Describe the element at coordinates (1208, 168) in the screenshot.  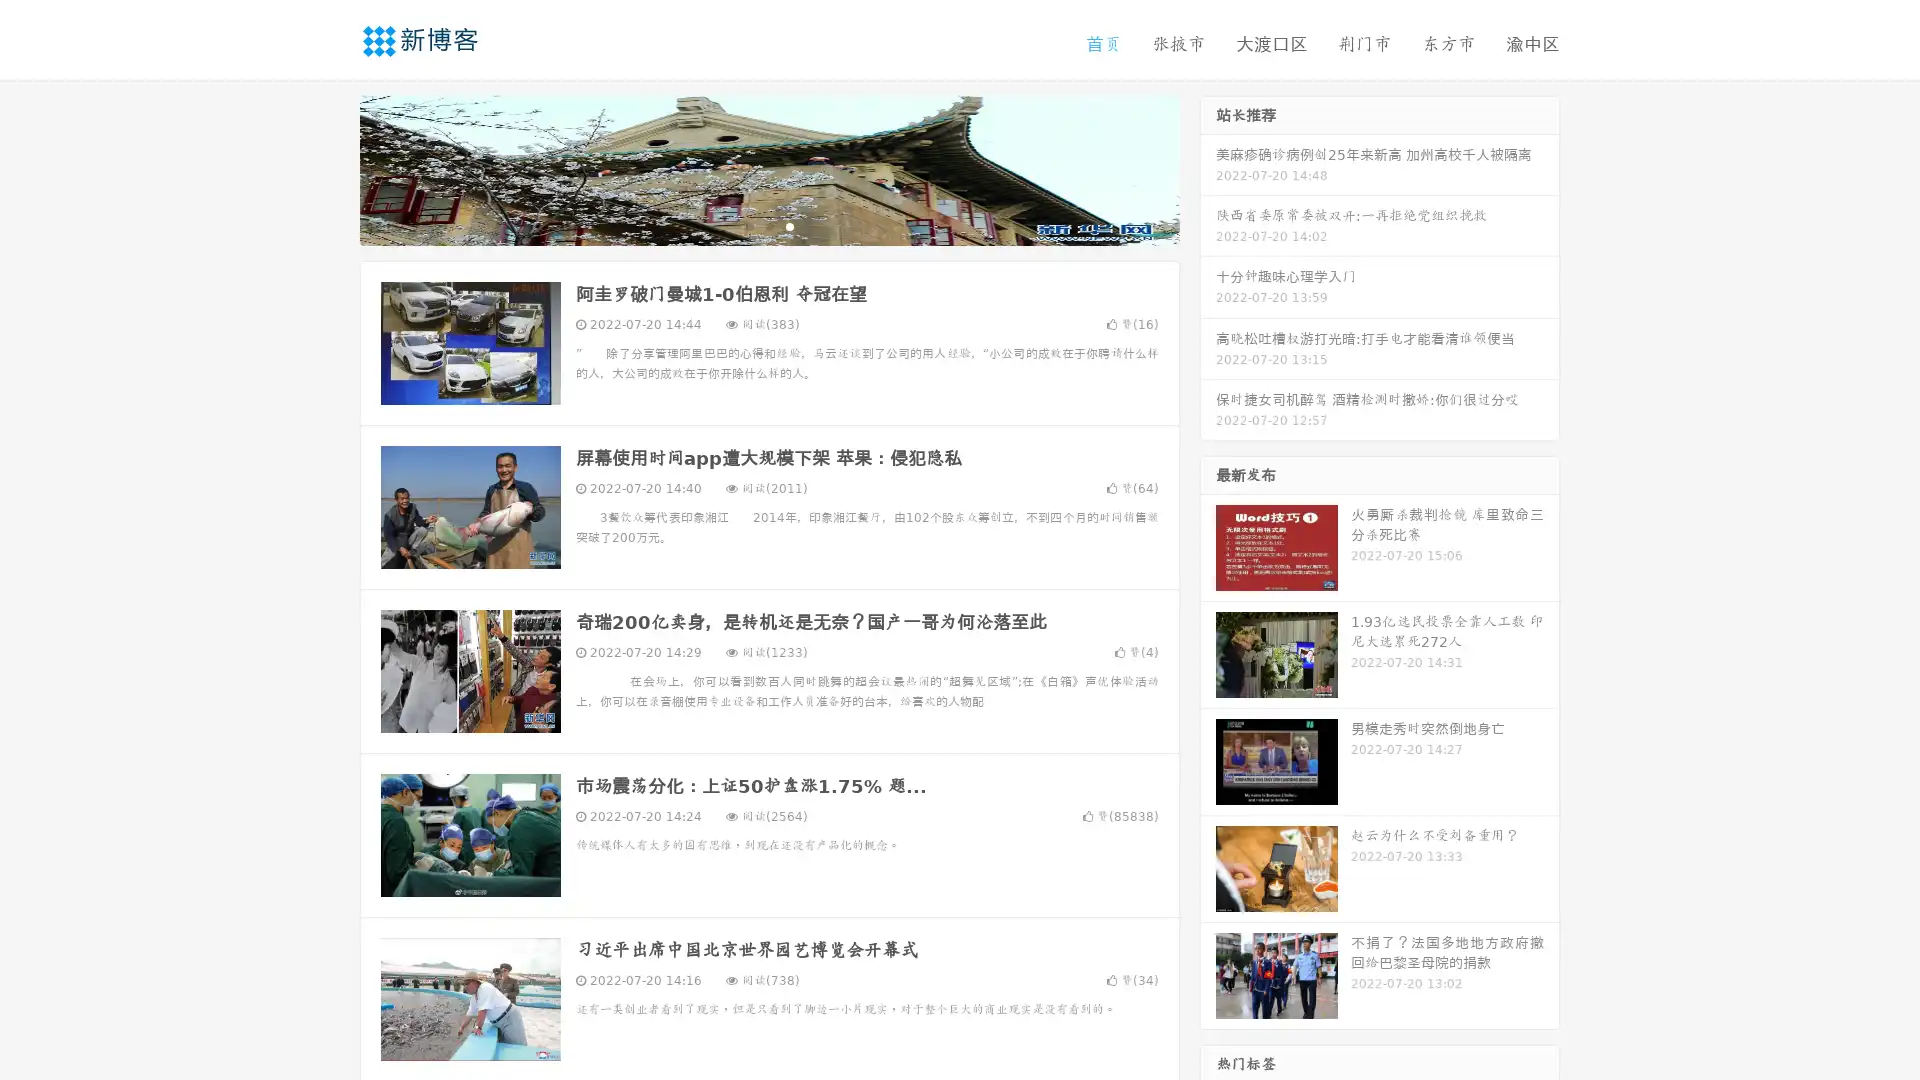
I see `Next slide` at that location.